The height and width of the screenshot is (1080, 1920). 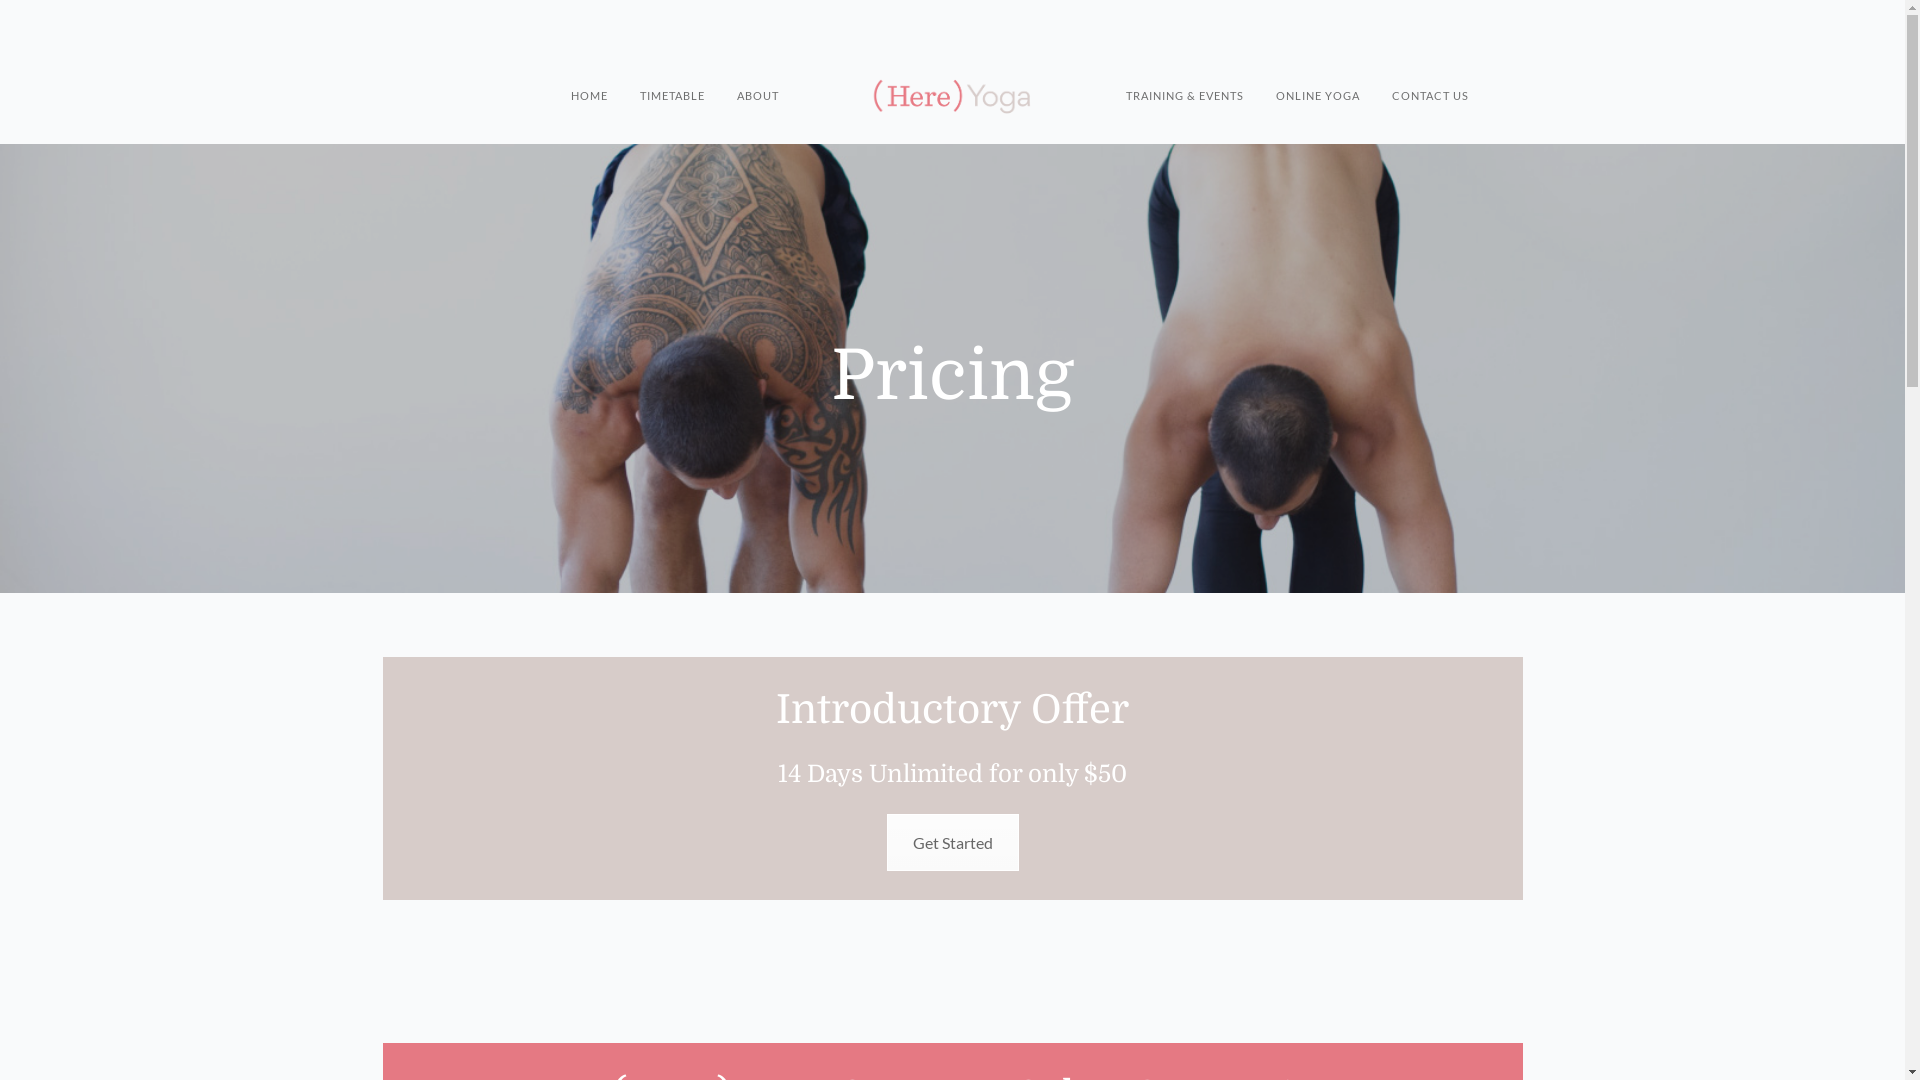 I want to click on 'CONTACT US', so click(x=1429, y=75).